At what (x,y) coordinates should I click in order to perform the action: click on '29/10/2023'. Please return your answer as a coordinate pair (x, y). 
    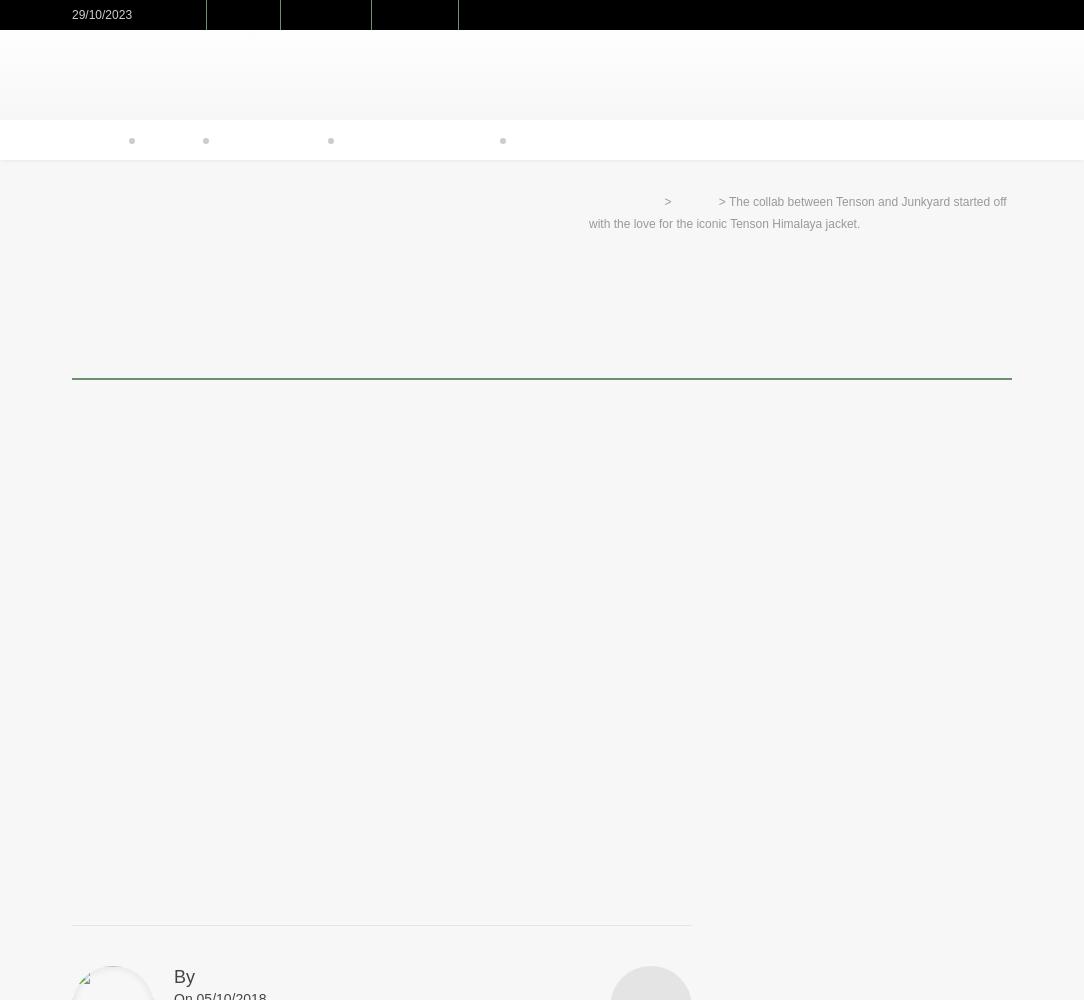
    Looking at the image, I should click on (101, 15).